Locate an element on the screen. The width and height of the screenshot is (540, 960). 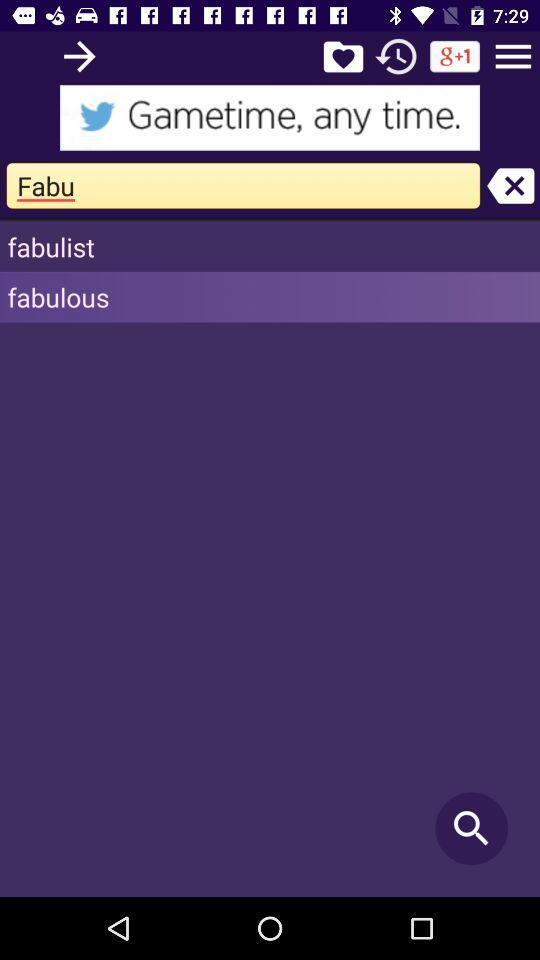
see favorites is located at coordinates (342, 55).